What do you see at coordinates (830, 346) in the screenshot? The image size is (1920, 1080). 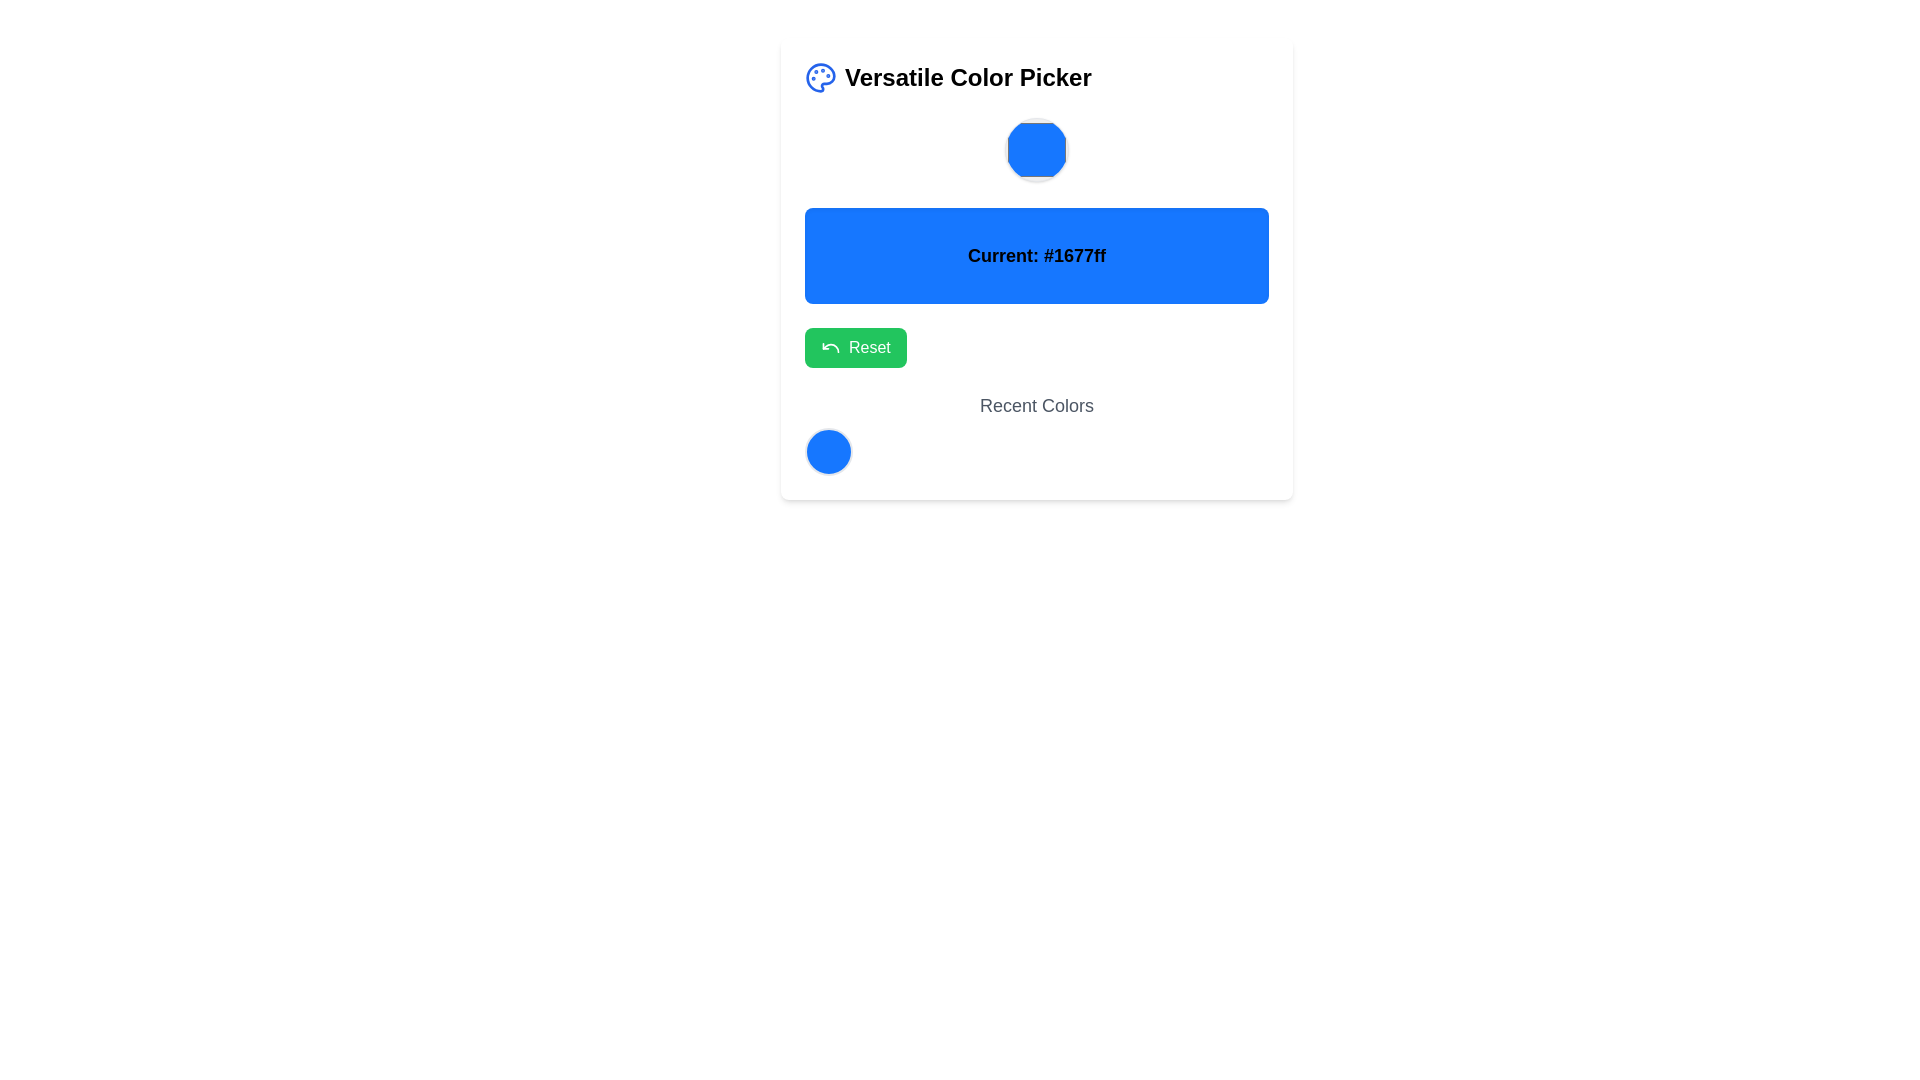 I see `the small undo icon located inside the green rectangular button labeled 'Reset', which is positioned to the left of the label text` at bounding box center [830, 346].